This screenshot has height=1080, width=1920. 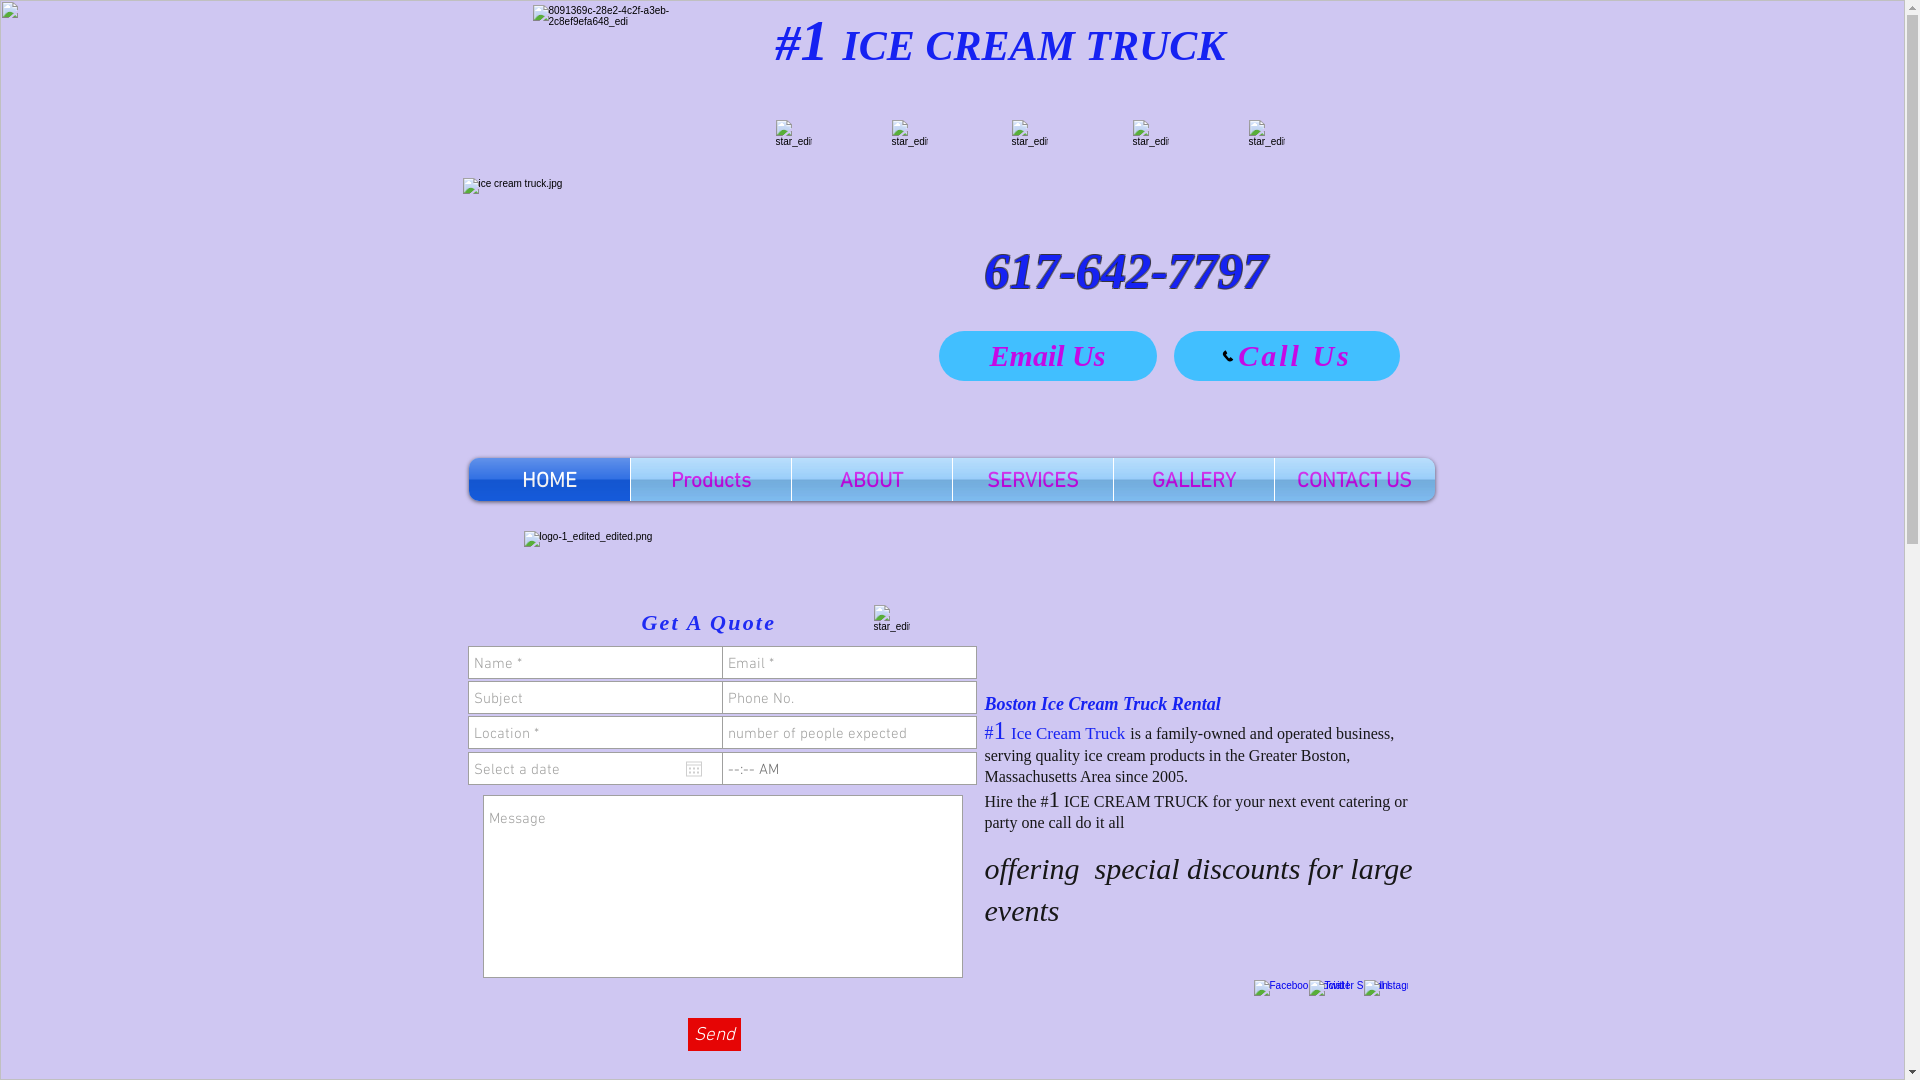 What do you see at coordinates (1032, 479) in the screenshot?
I see `'SERVICES'` at bounding box center [1032, 479].